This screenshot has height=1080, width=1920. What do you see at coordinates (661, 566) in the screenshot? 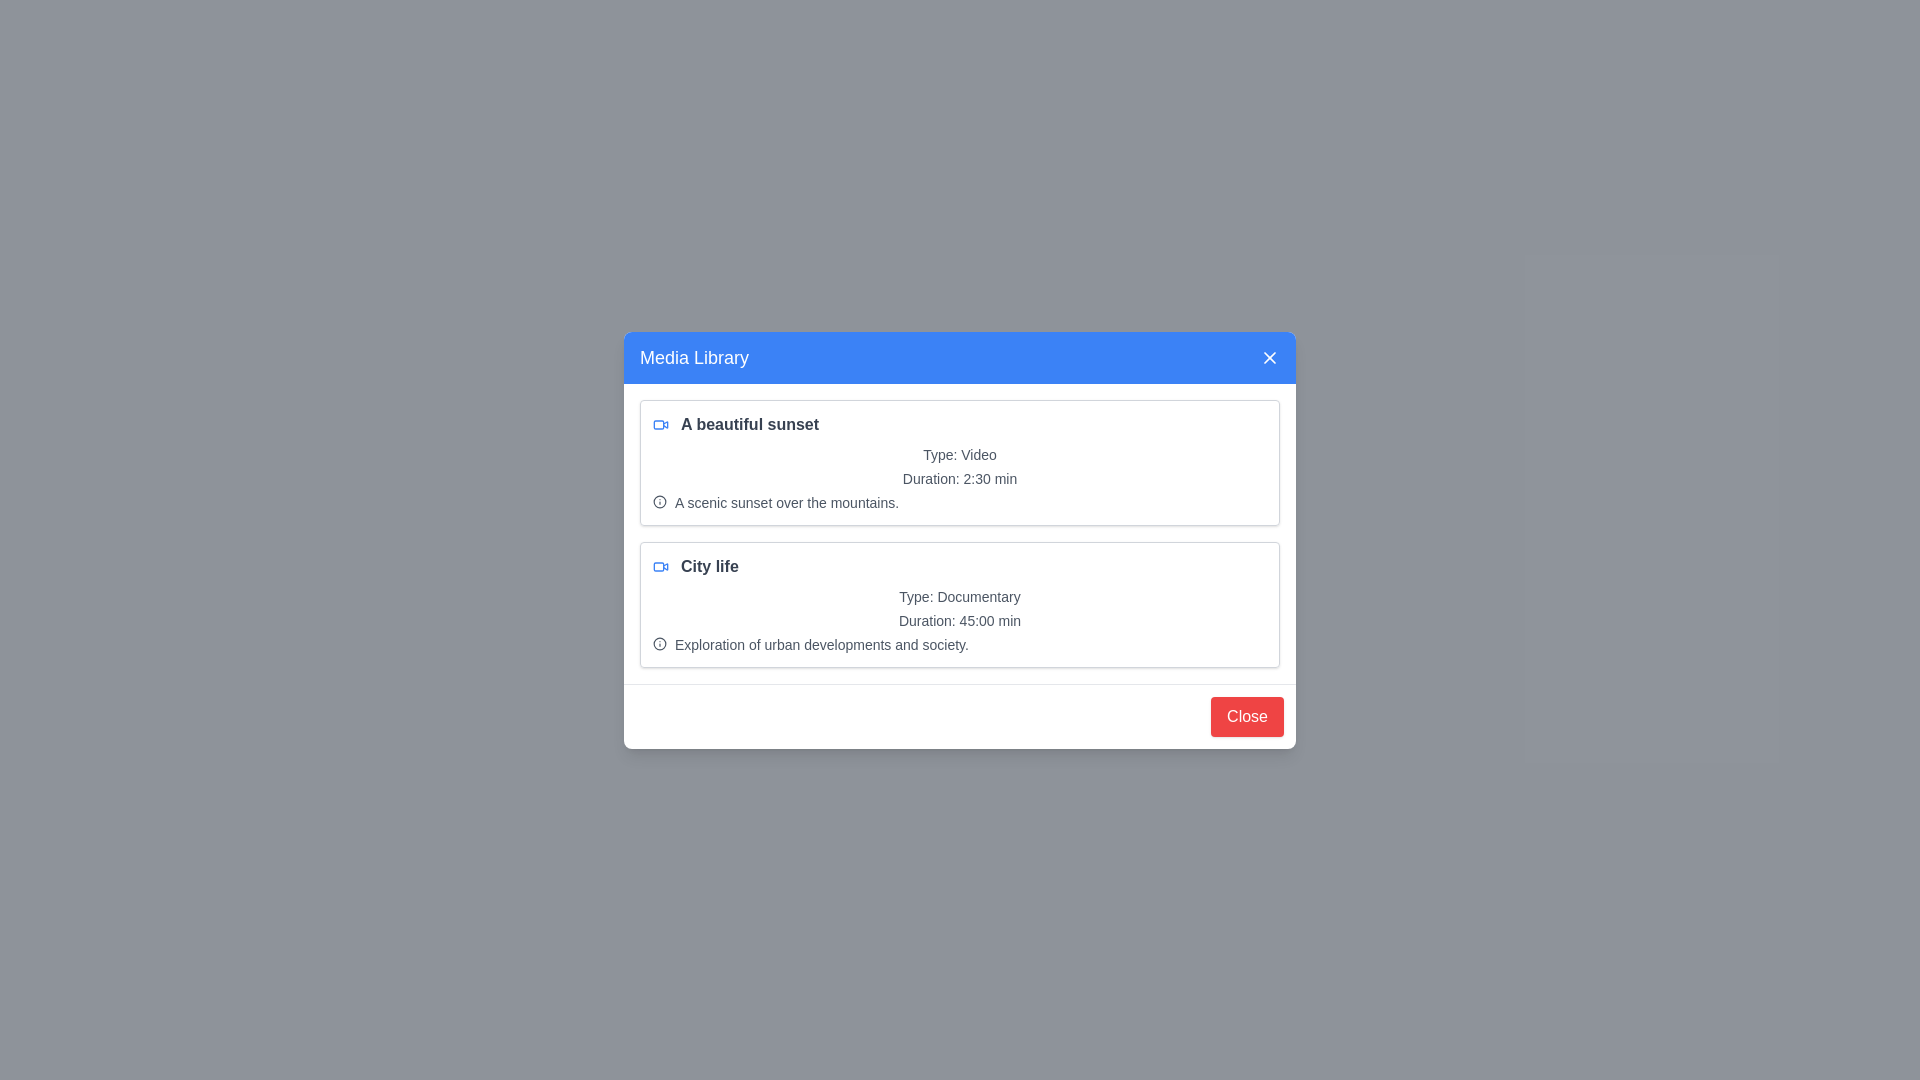
I see `the blue video camera icon located to the left of the 'City life' text within the second card of the 'Media Library' popup` at bounding box center [661, 566].